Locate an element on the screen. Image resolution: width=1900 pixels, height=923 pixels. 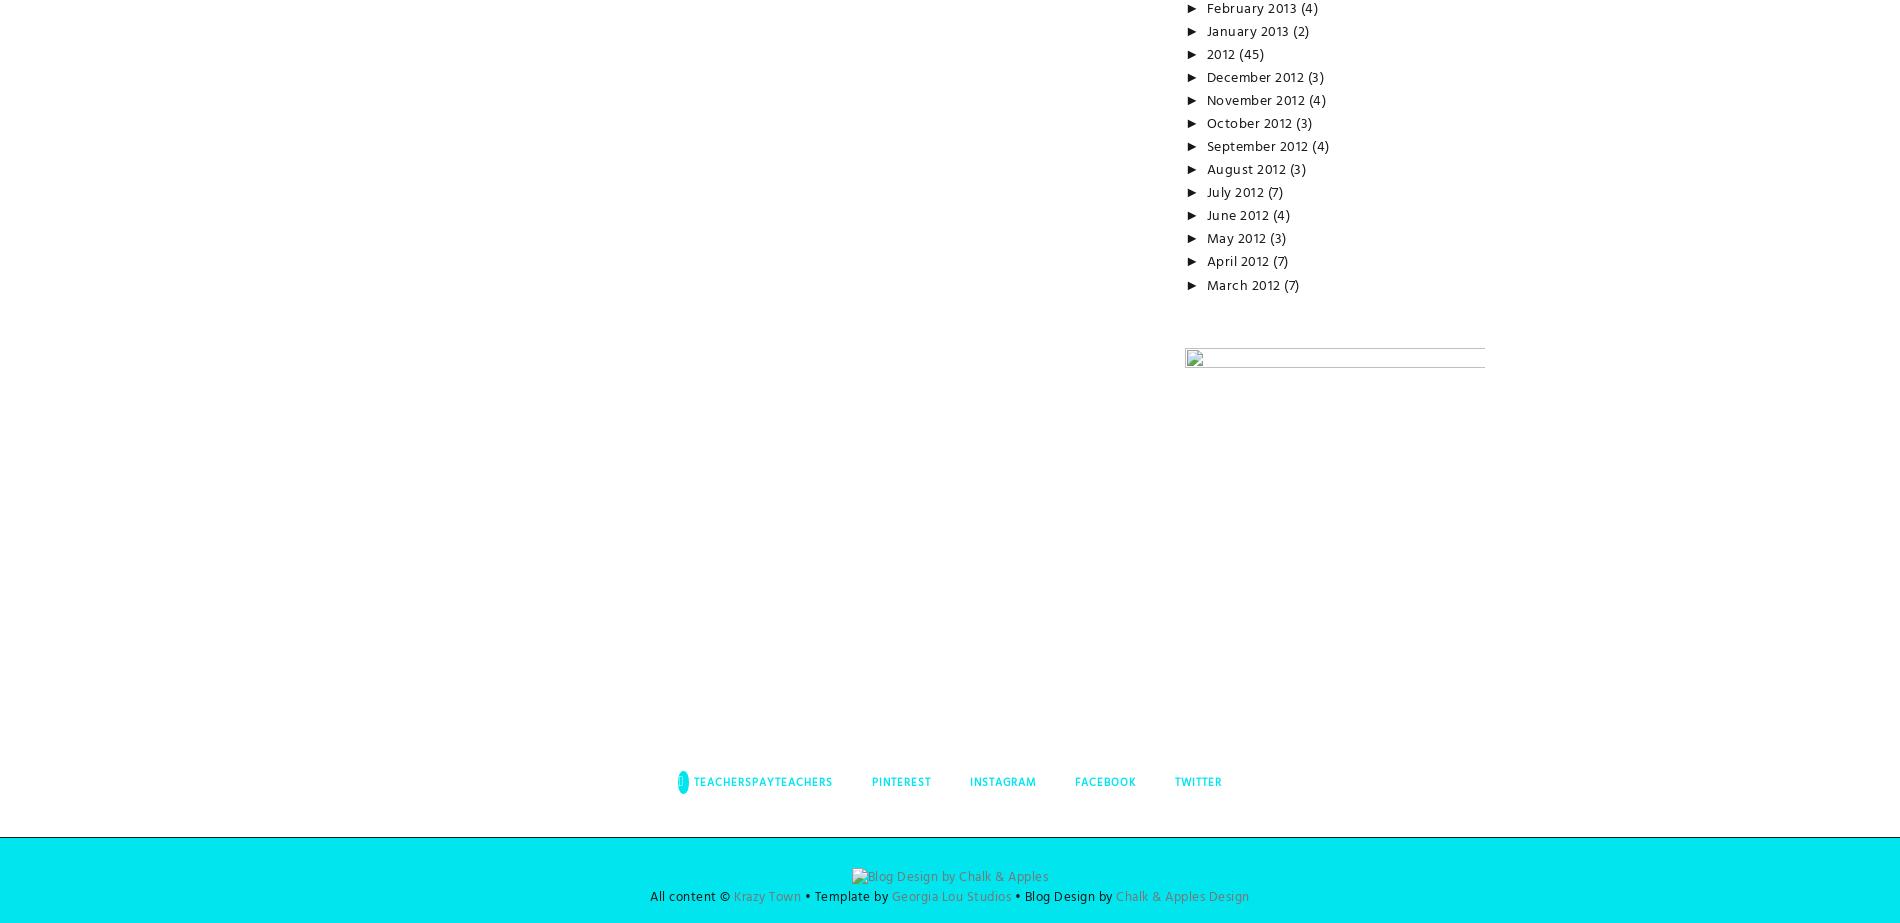
'Krazy Town' is located at coordinates (766, 896).